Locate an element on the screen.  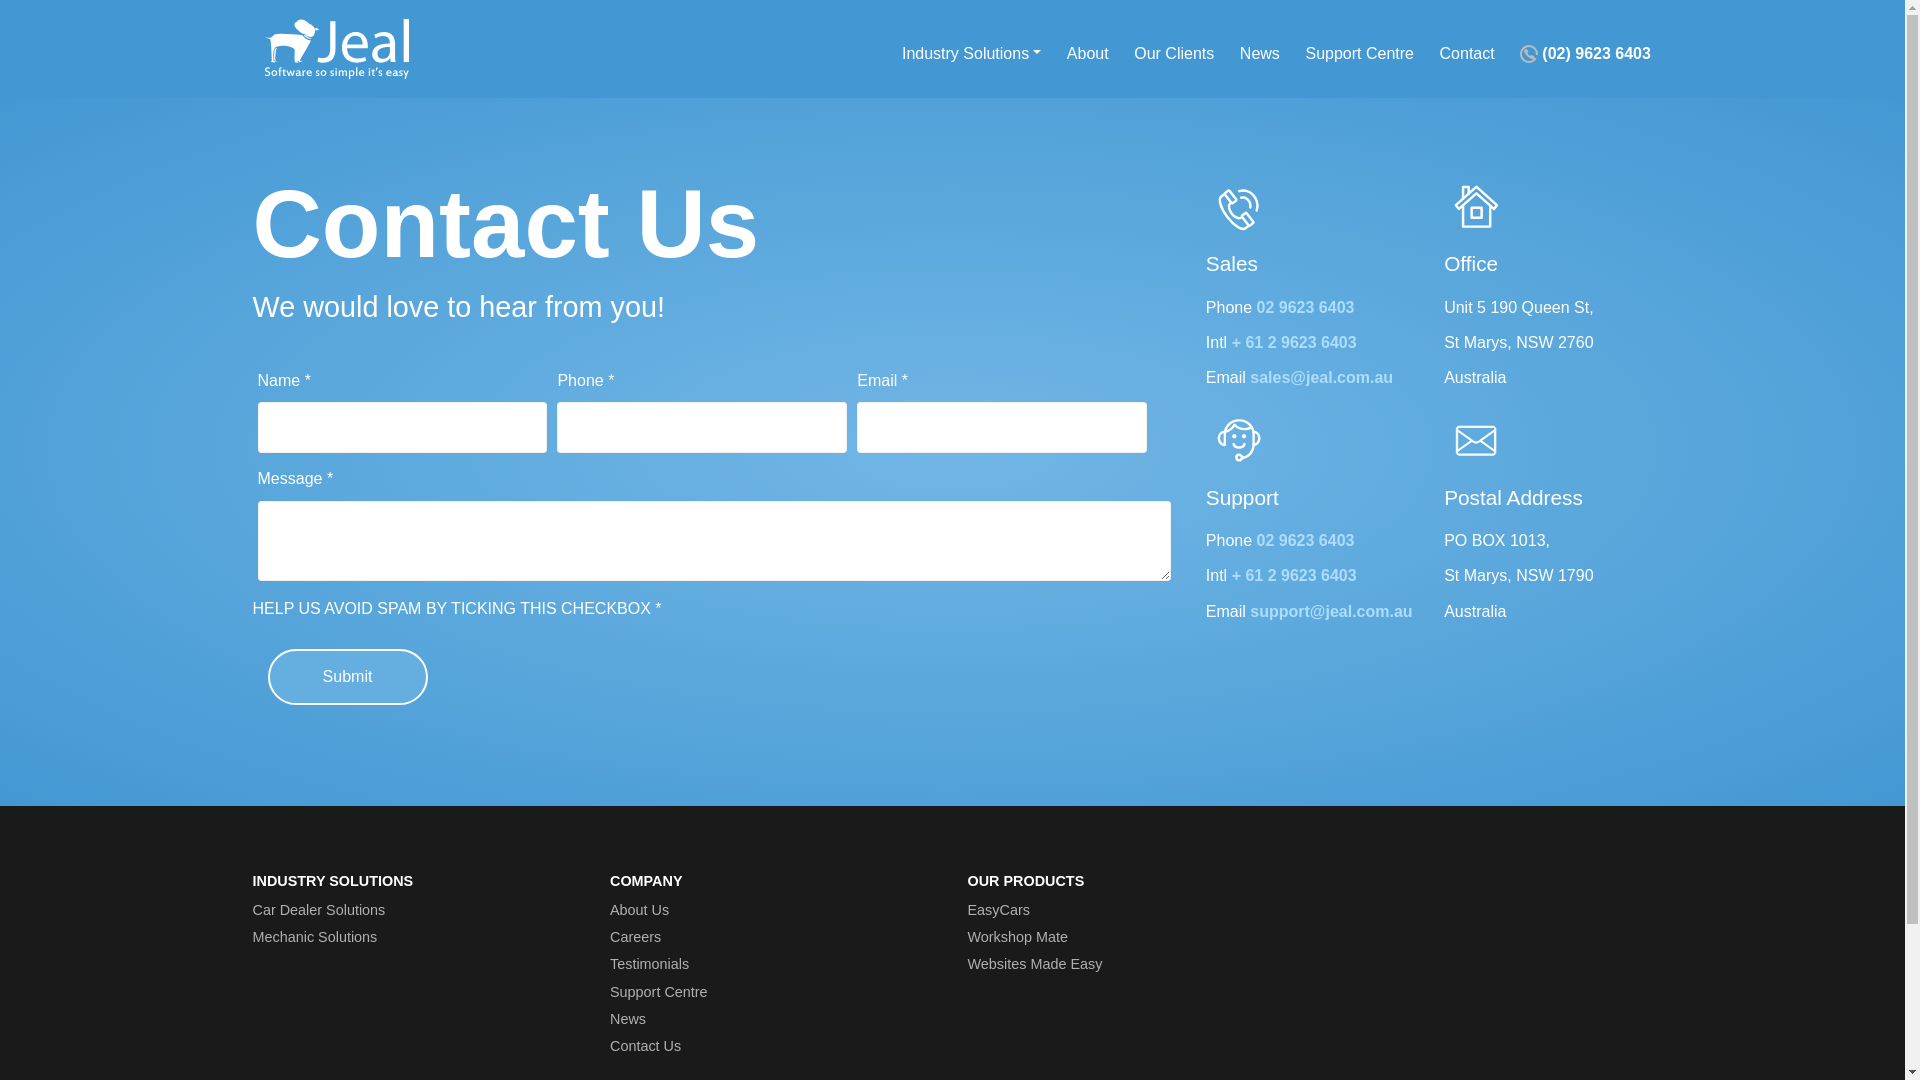
'About' is located at coordinates (1086, 52).